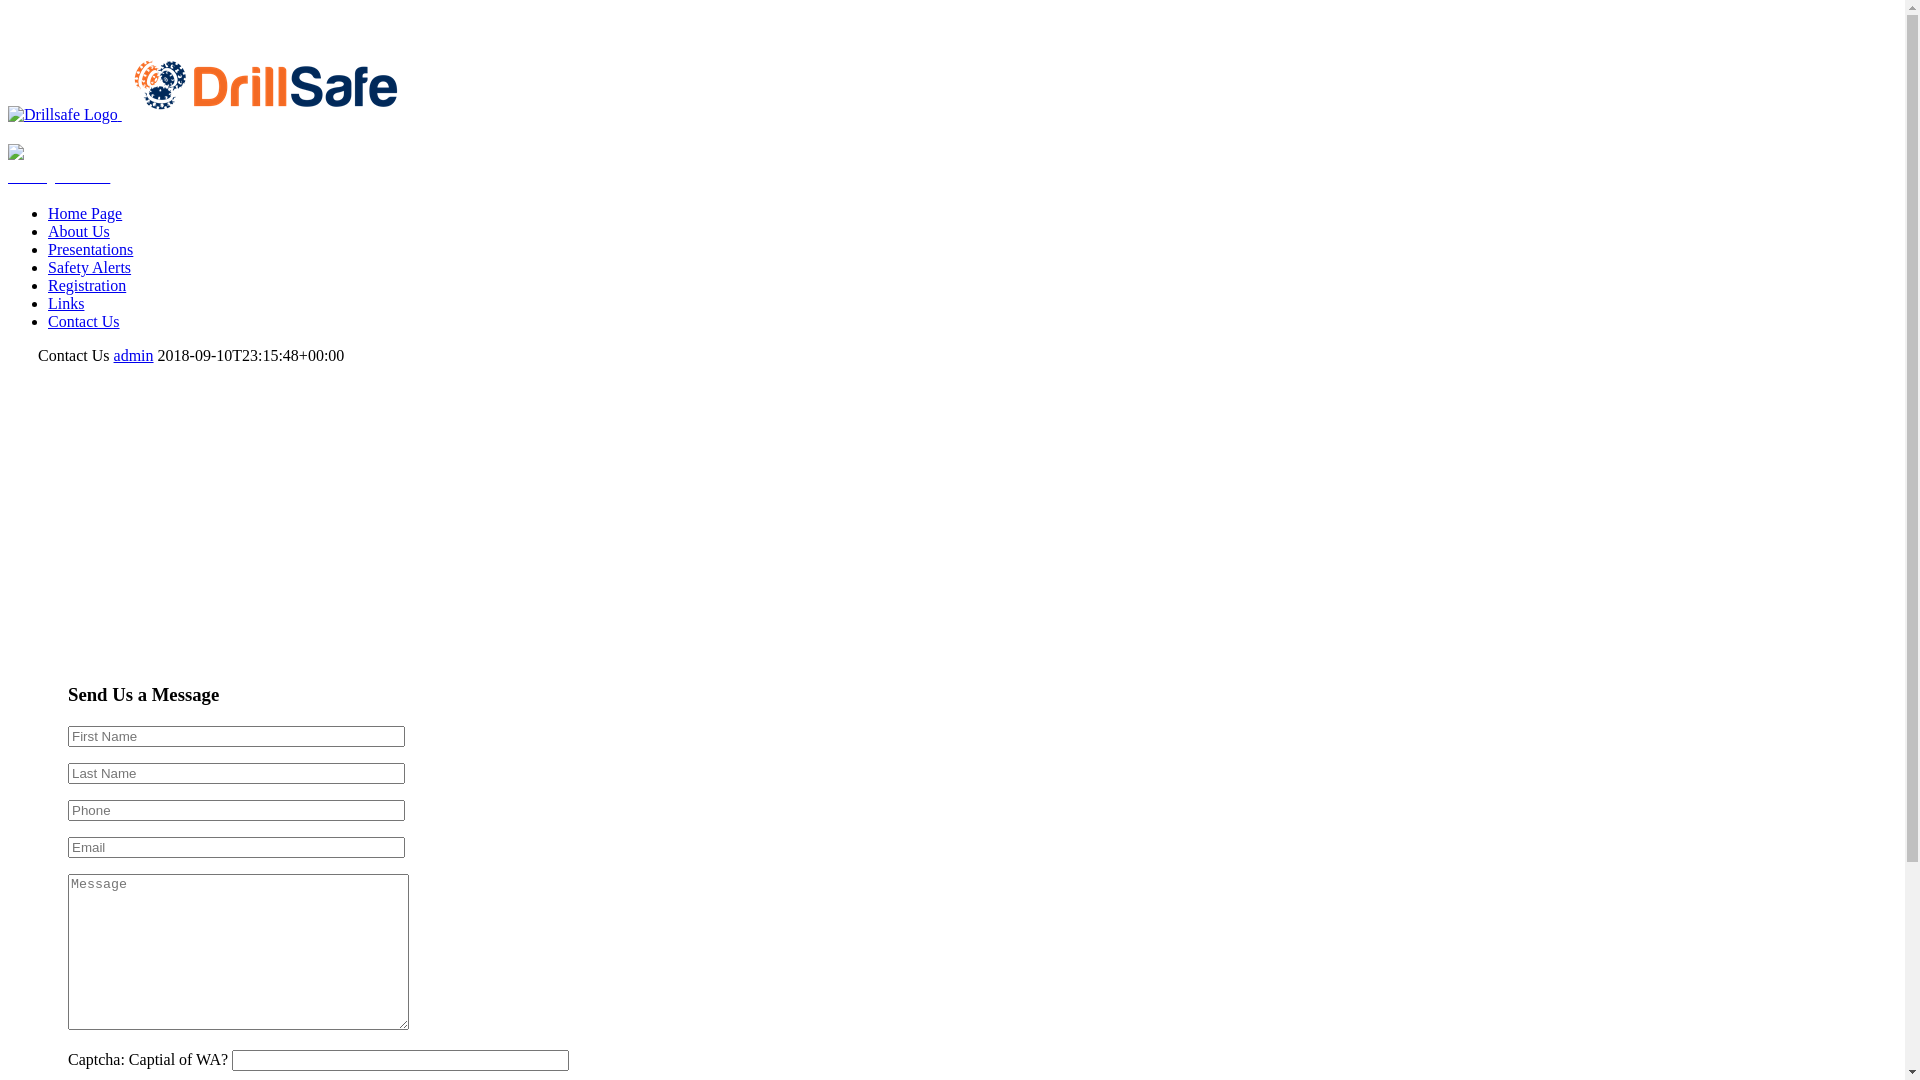  Describe the element at coordinates (82, 320) in the screenshot. I see `'Contact Us'` at that location.